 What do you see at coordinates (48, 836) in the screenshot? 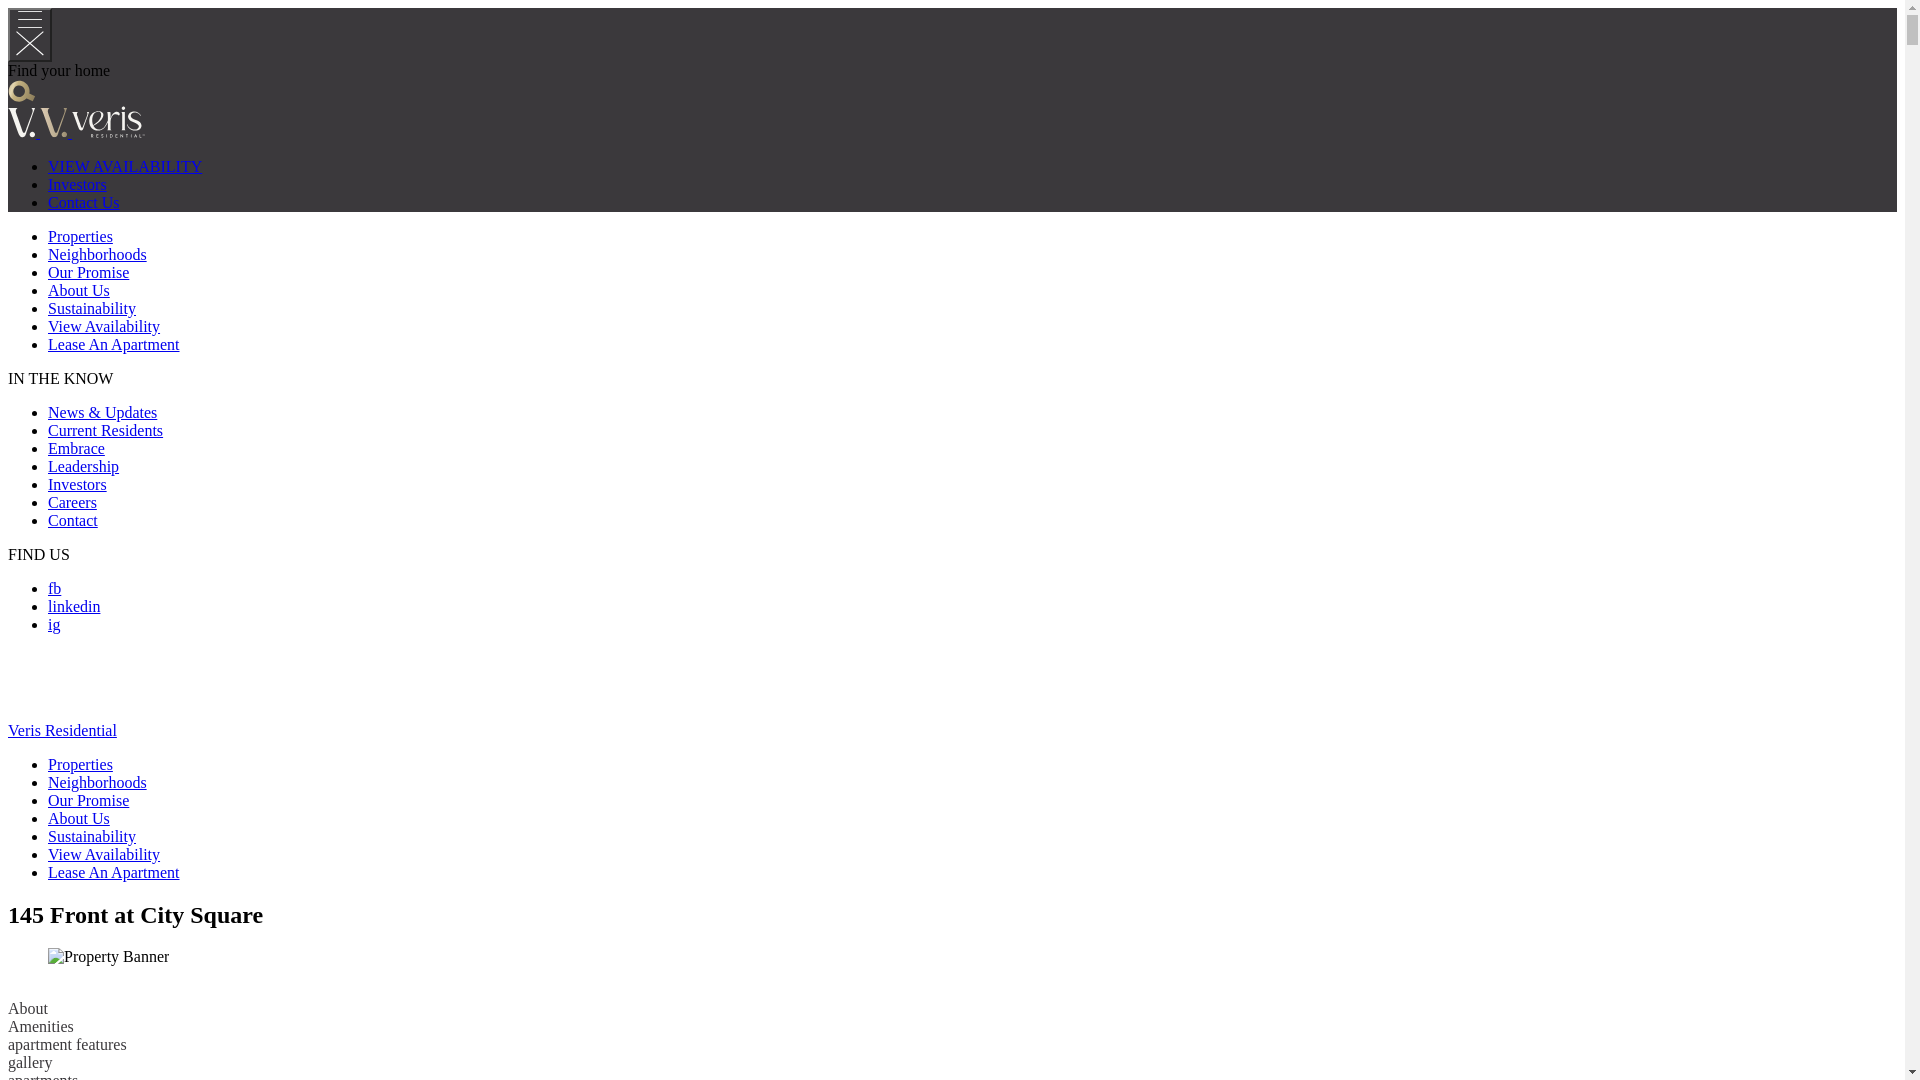
I see `'Sustainability'` at bounding box center [48, 836].